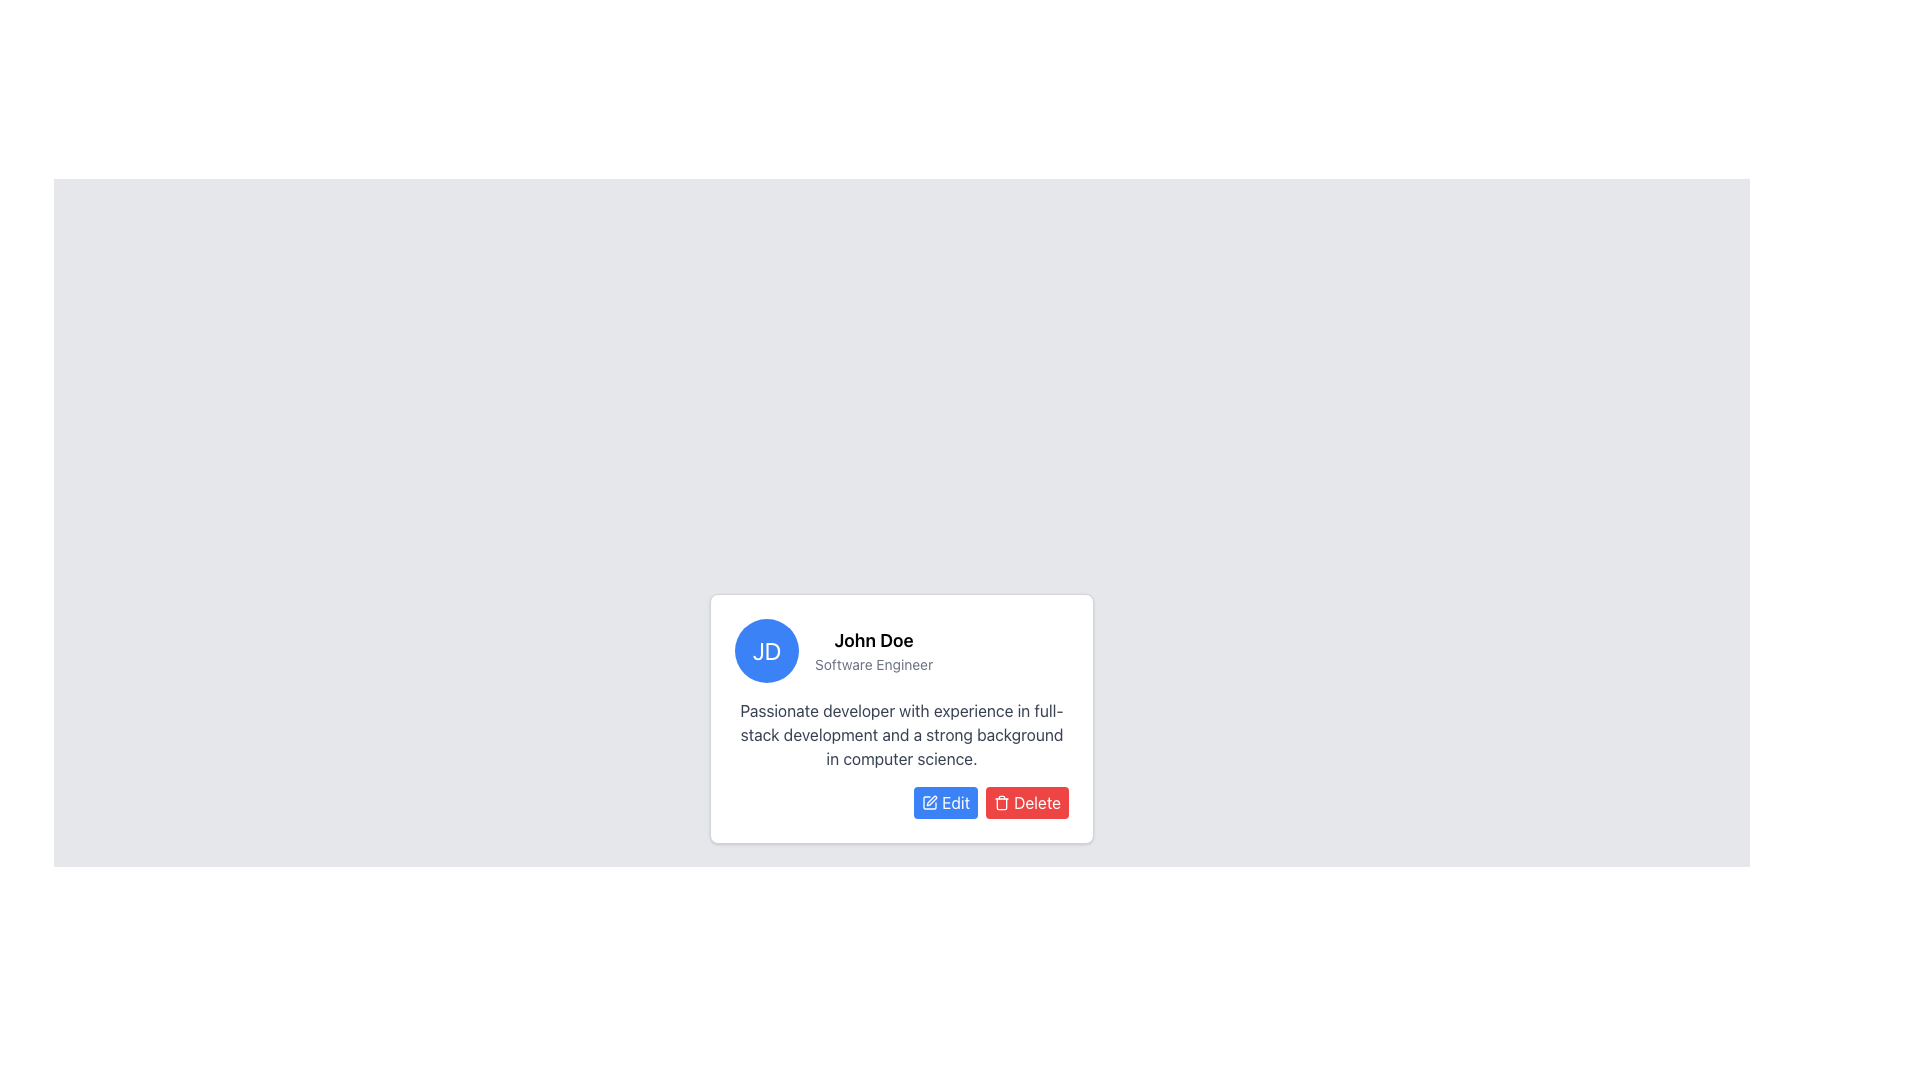 The image size is (1920, 1080). I want to click on the circular avatar with a blue background and white text containing the initials 'JD', located in the top-left corner of the information section, so click(766, 651).